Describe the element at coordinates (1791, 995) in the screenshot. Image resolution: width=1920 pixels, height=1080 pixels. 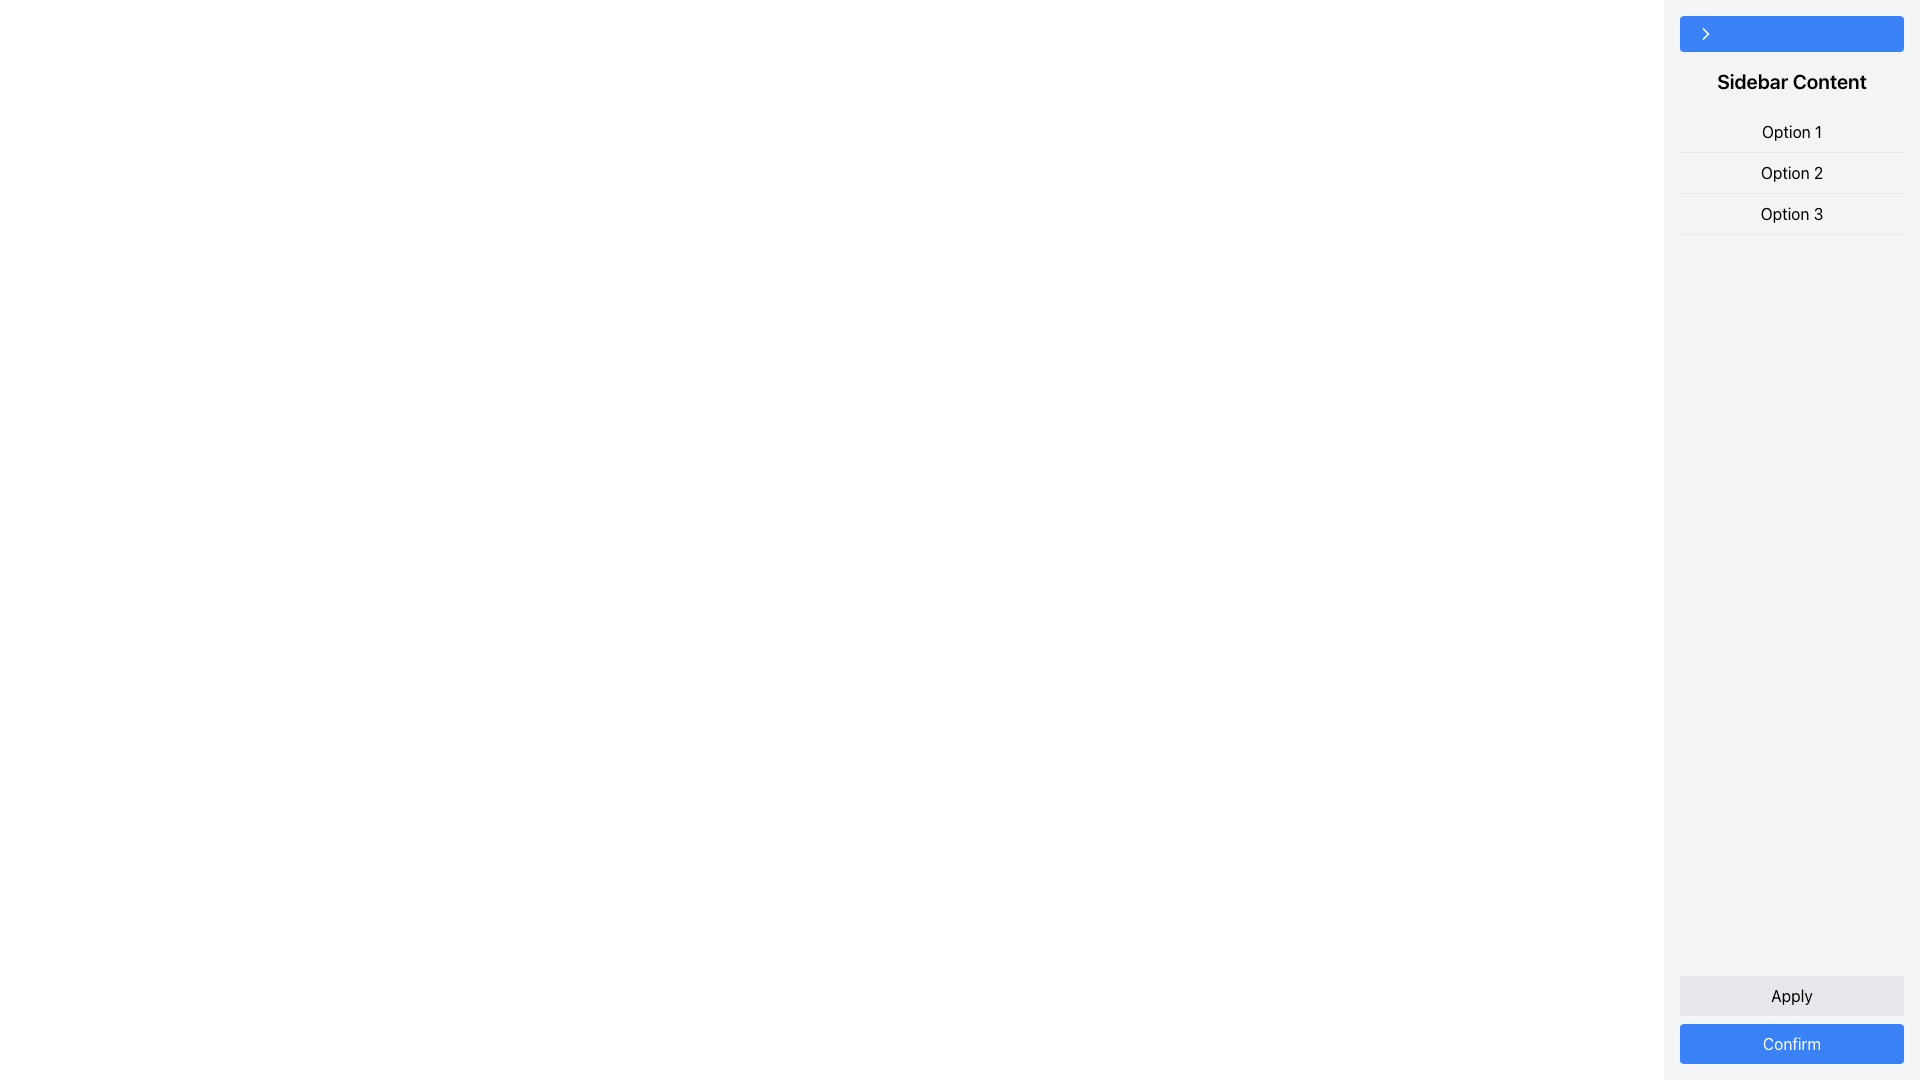
I see `the 'Apply' button located at the bottom right of the interface, just above the 'Confirm' button` at that location.